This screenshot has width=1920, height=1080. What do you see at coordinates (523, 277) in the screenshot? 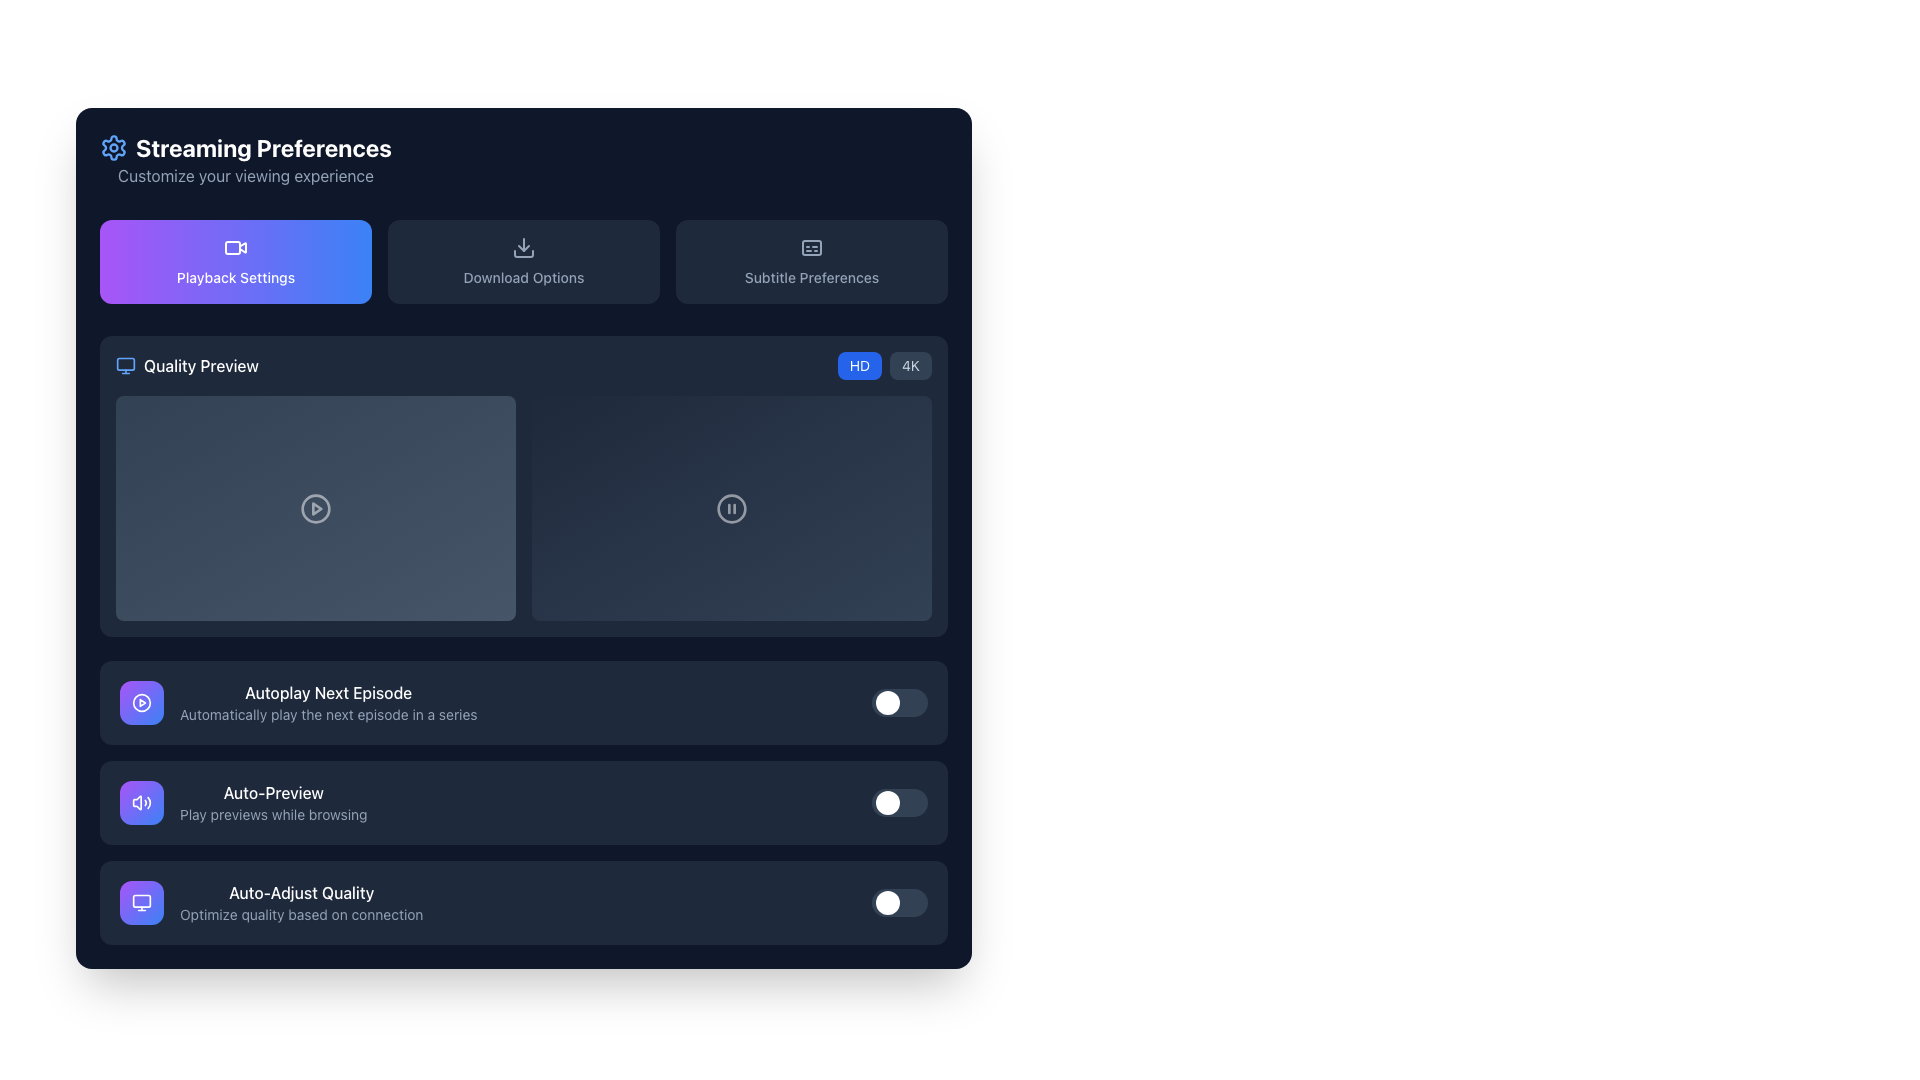
I see `the 'Download Options' text label, which is a small, medium-weight, light slate gray text centered below a download icon in a dark slate background` at bounding box center [523, 277].